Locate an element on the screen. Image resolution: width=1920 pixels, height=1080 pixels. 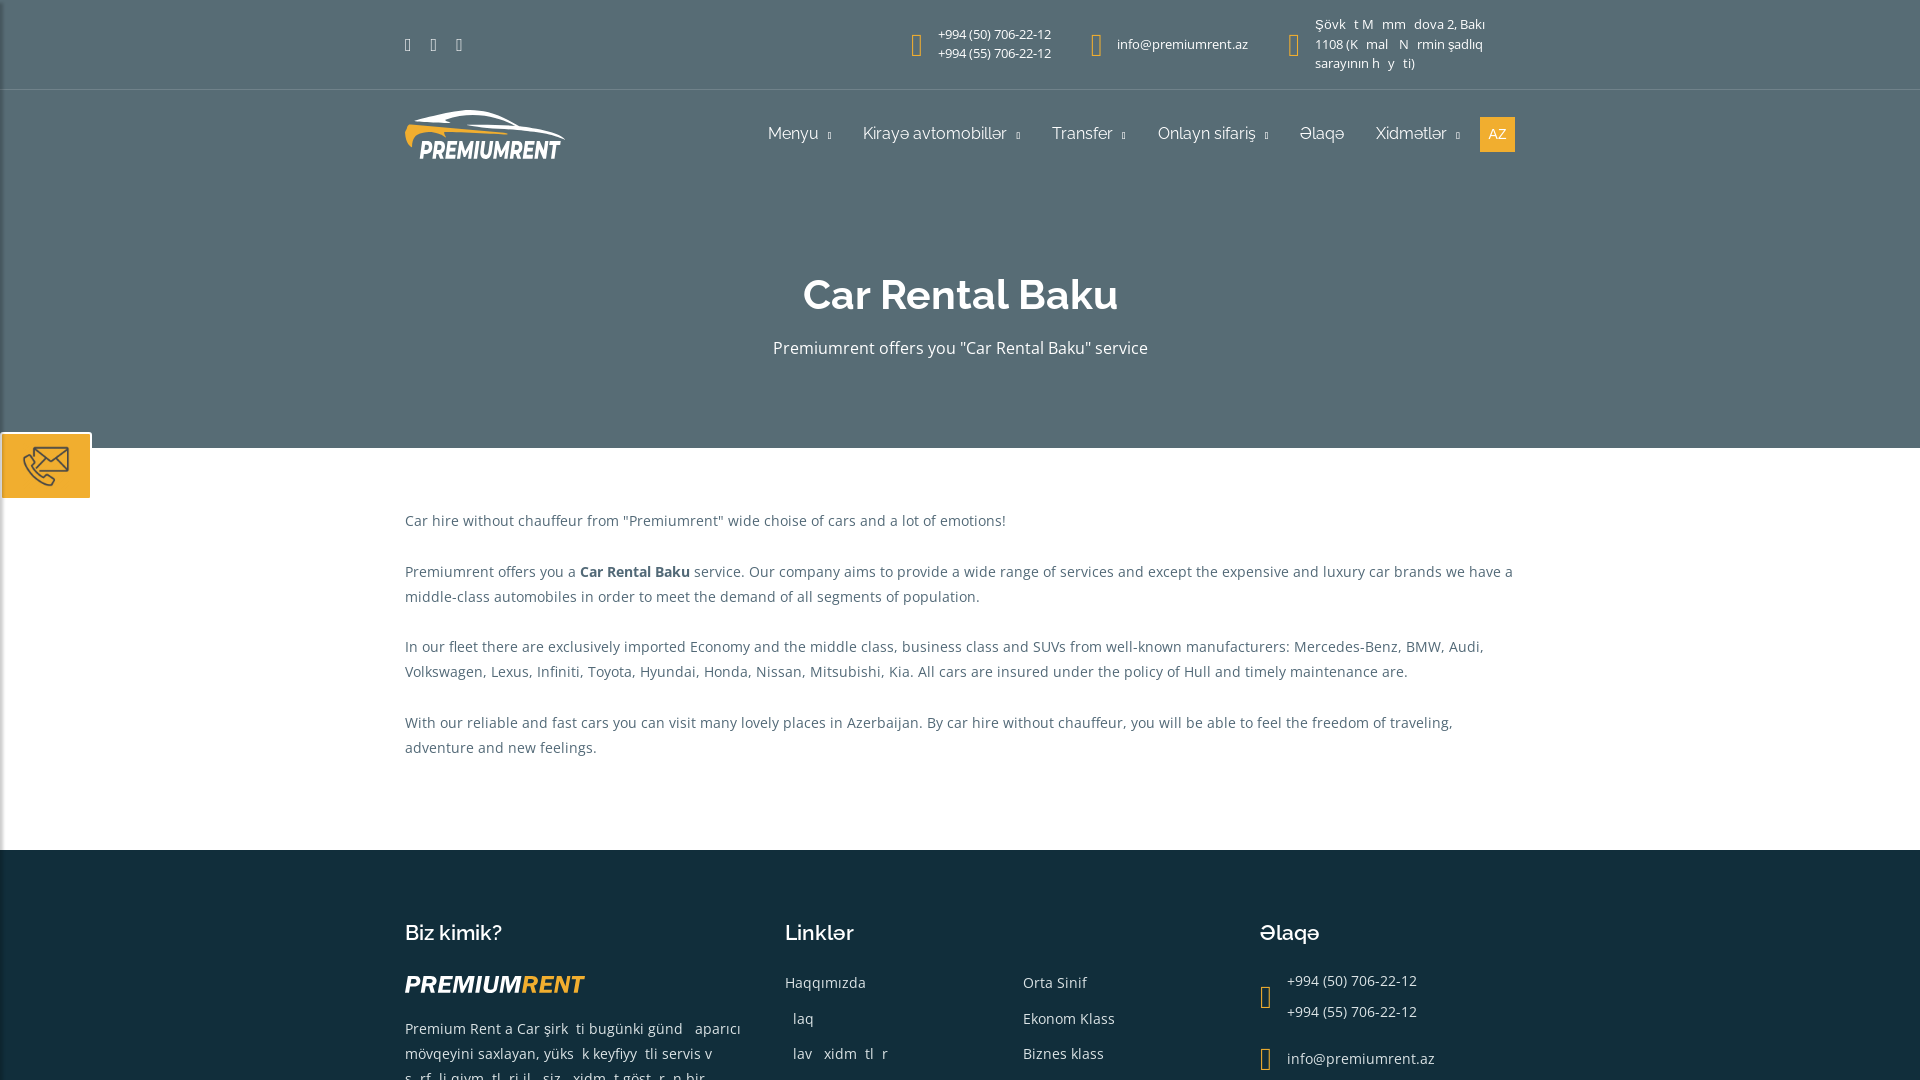
'Menyu' is located at coordinates (800, 134).